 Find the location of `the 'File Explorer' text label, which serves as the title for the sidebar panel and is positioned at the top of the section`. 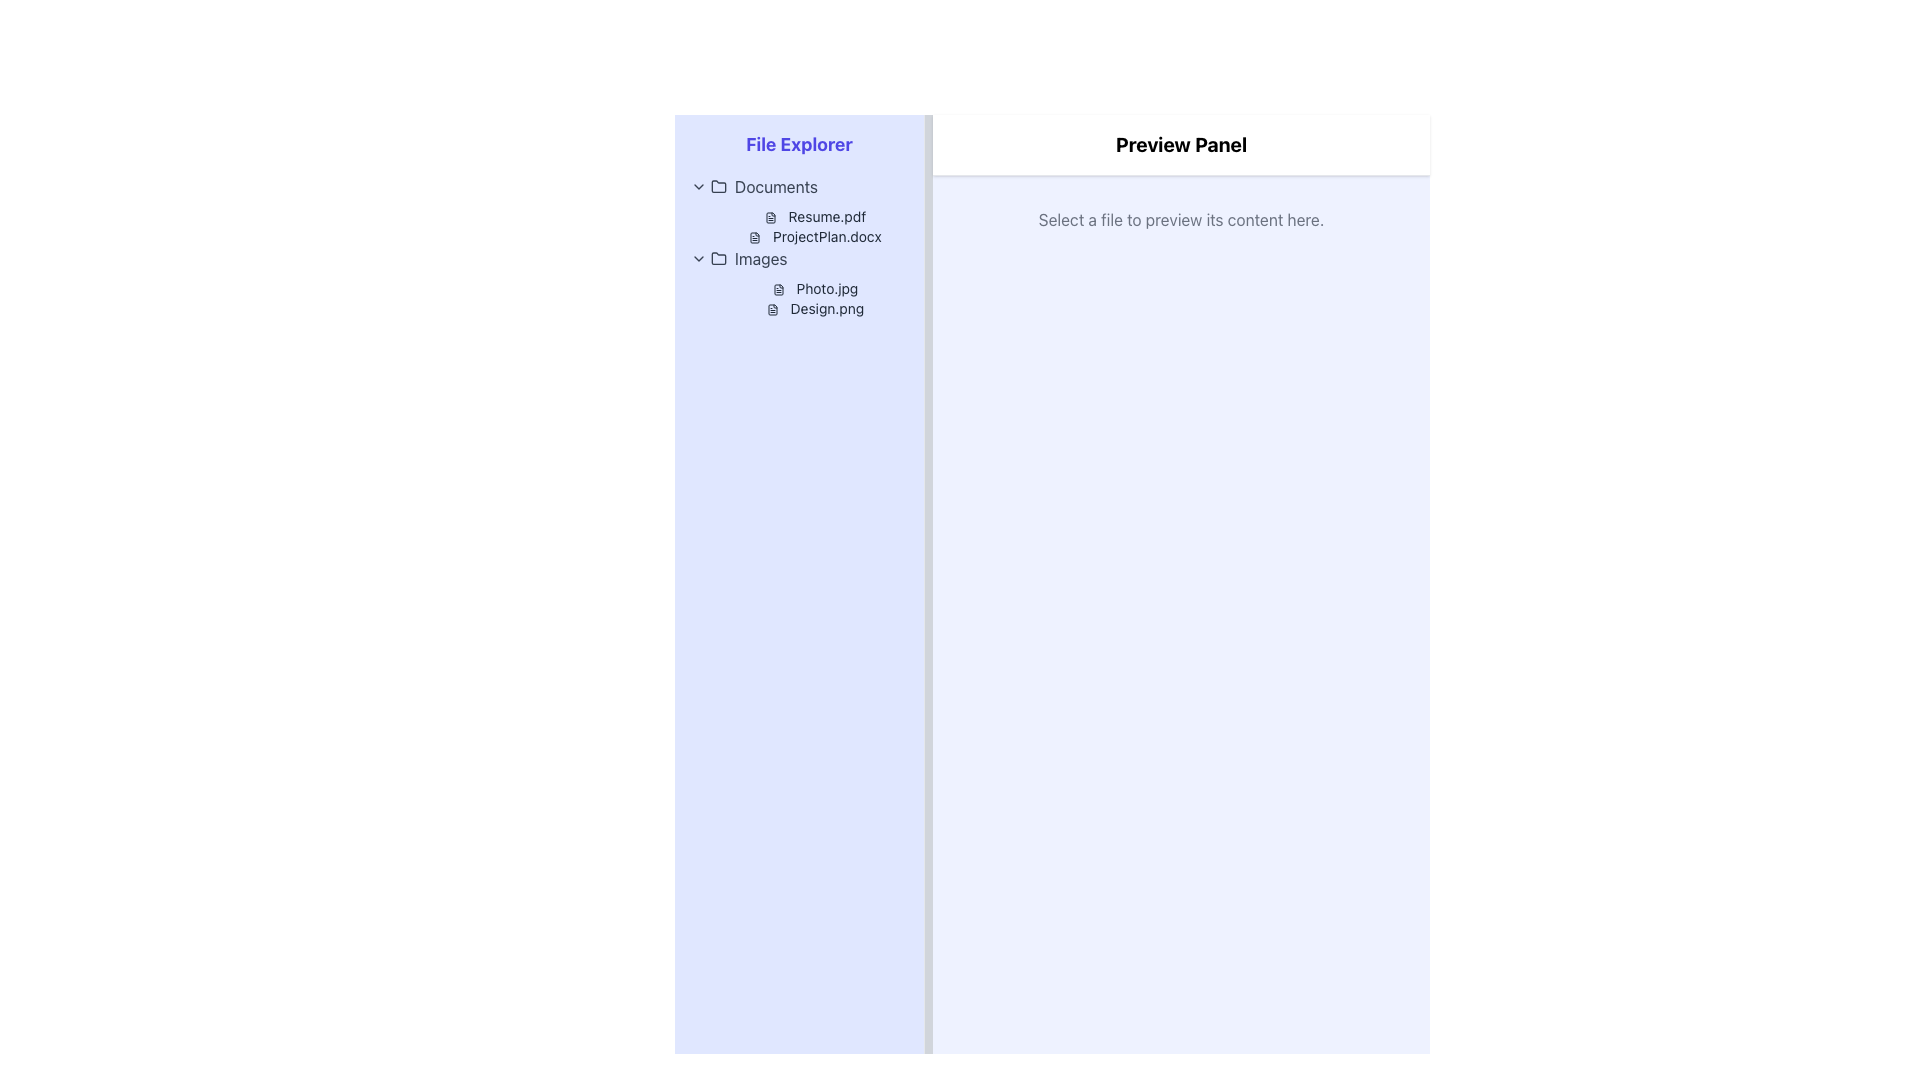

the 'File Explorer' text label, which serves as the title for the sidebar panel and is positioned at the top of the section is located at coordinates (798, 144).